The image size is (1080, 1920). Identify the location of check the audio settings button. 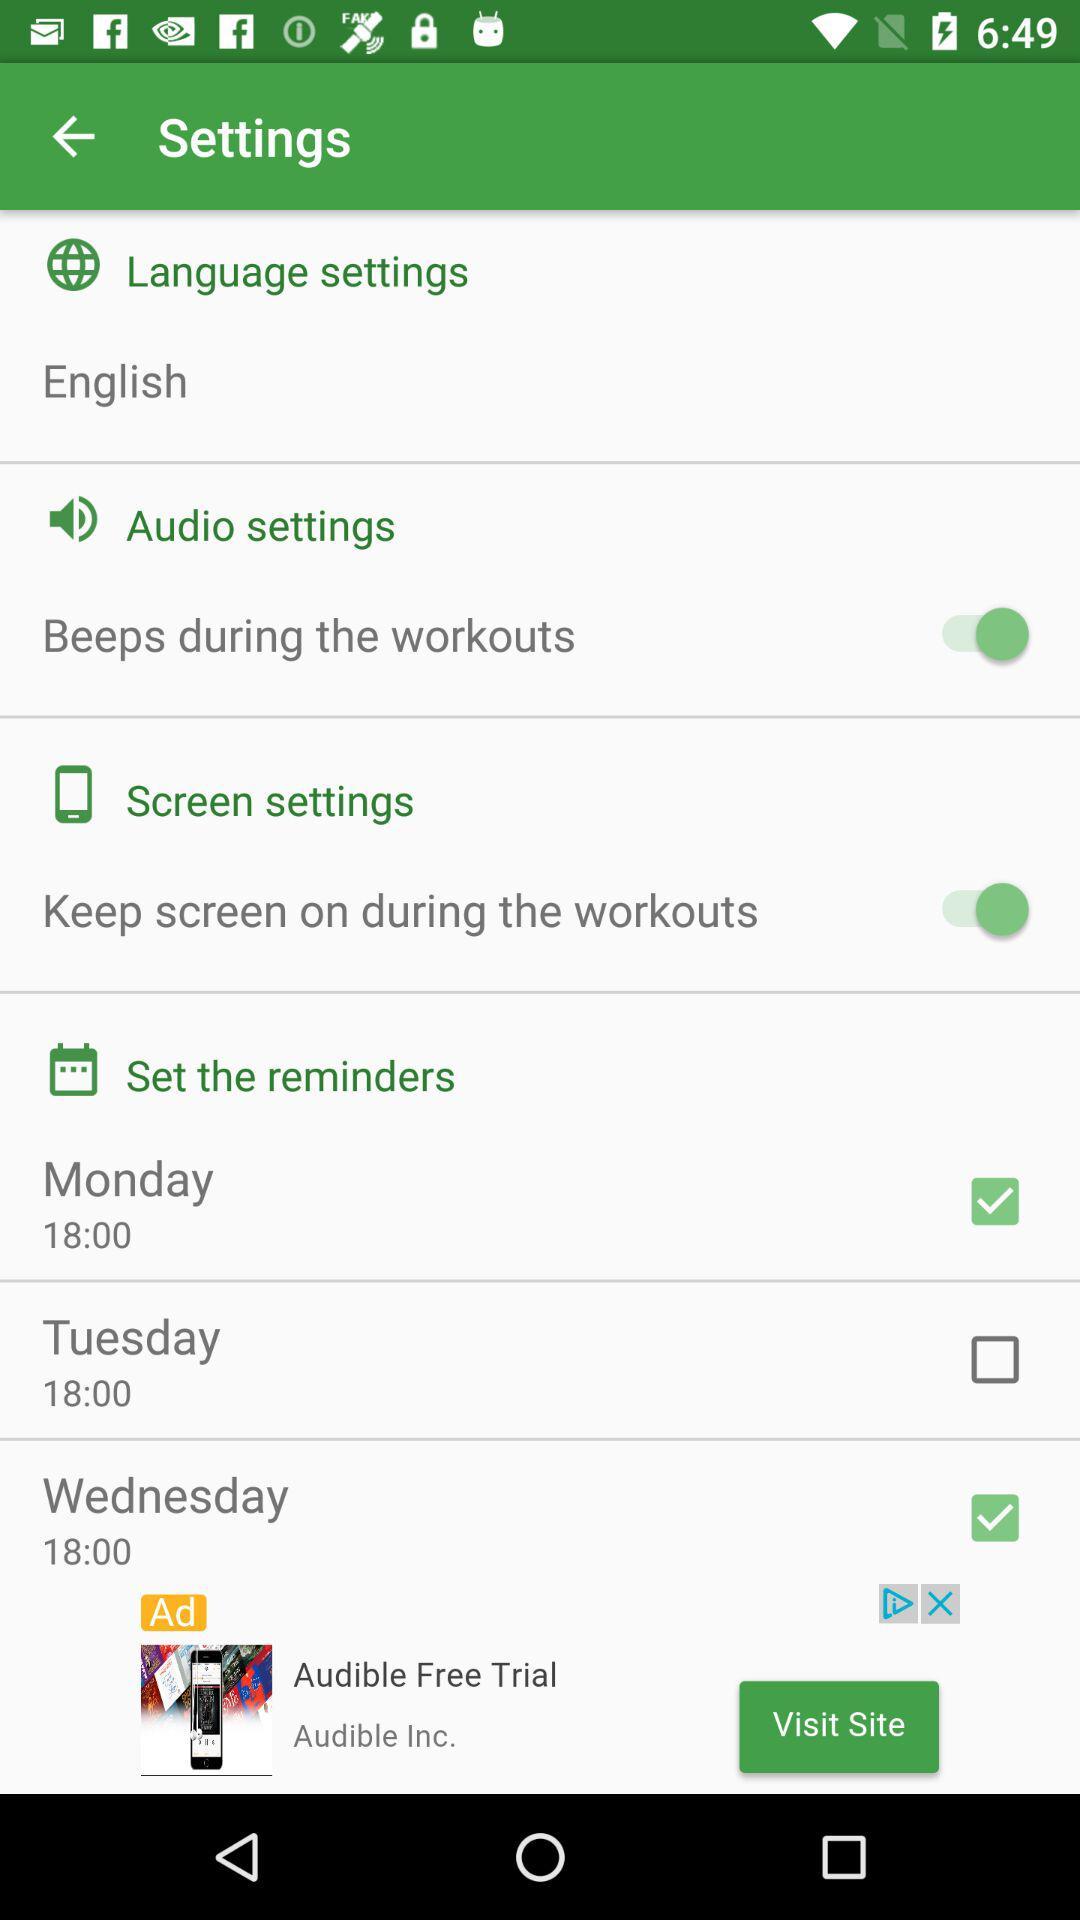
(974, 633).